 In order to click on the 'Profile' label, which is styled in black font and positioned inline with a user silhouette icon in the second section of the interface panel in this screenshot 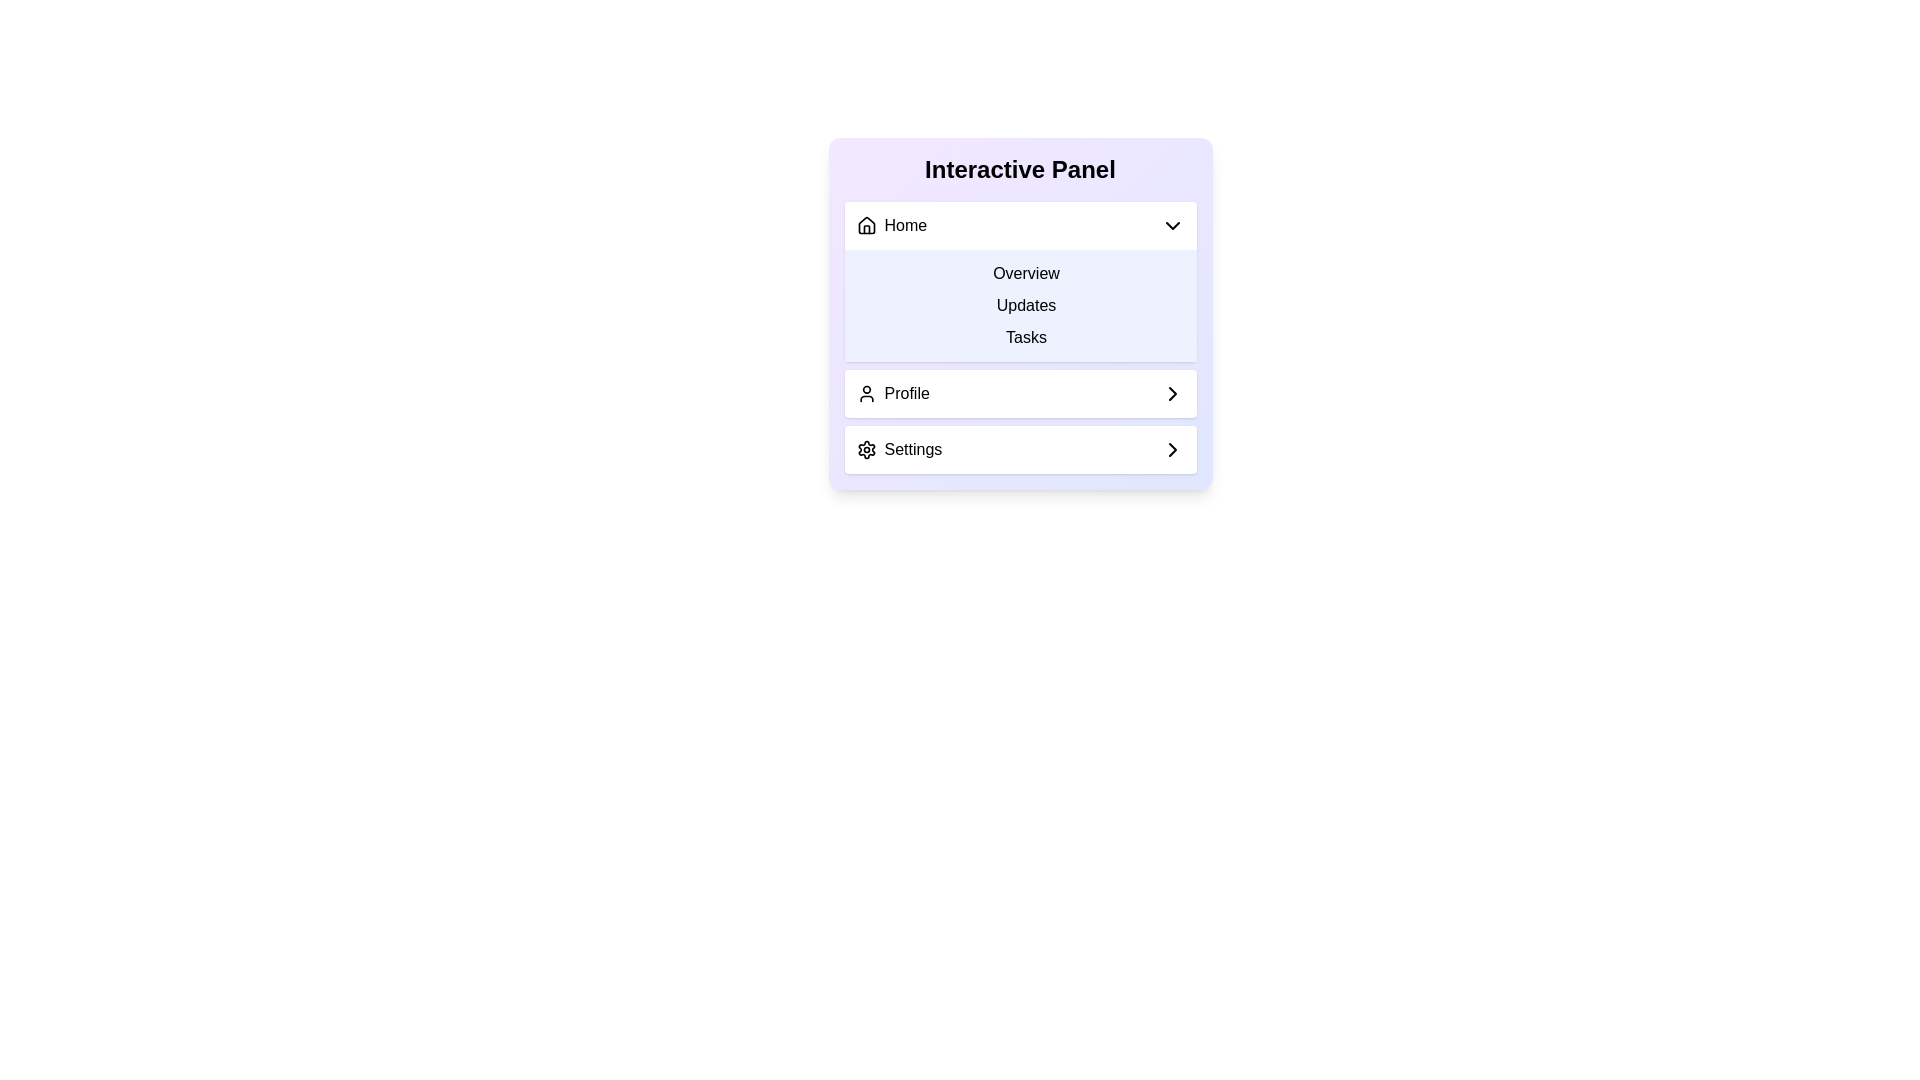, I will do `click(906, 393)`.